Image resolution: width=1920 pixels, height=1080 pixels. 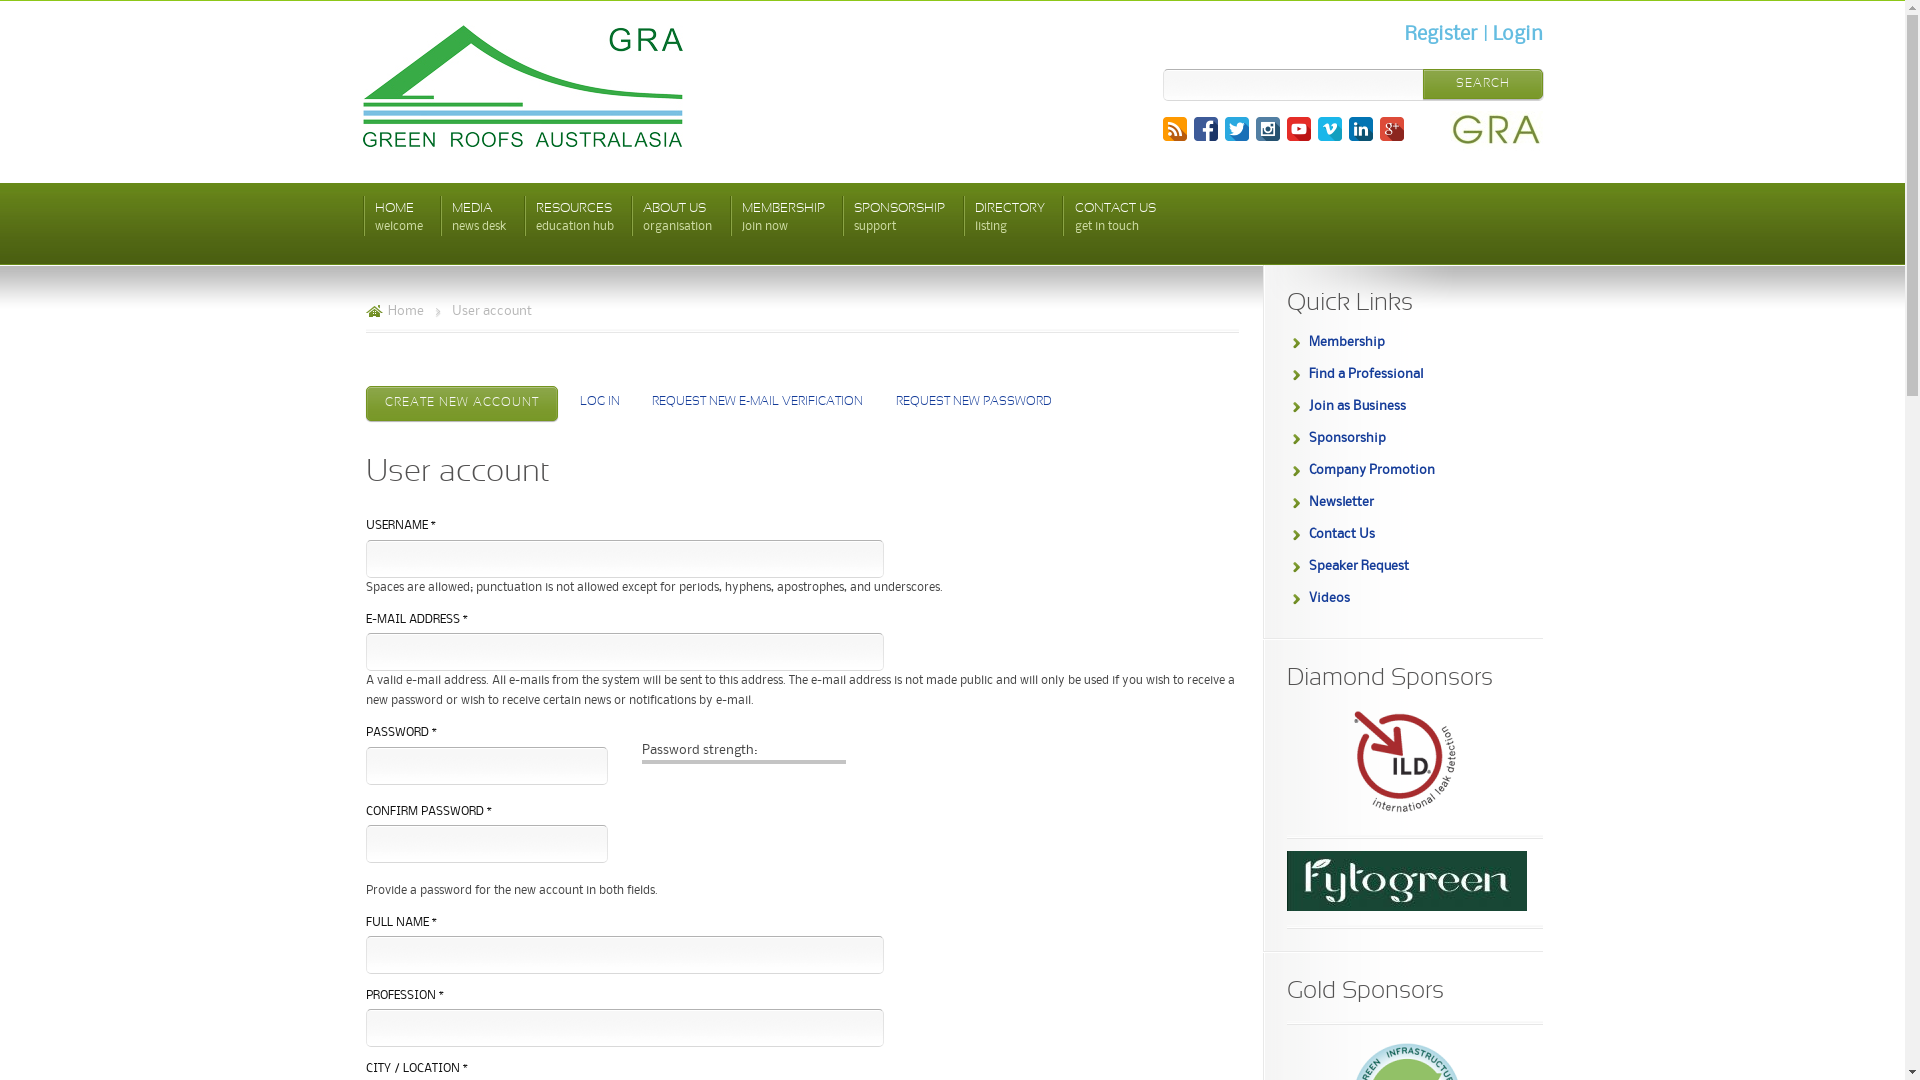 I want to click on 'MEDIA, so click(x=478, y=220).